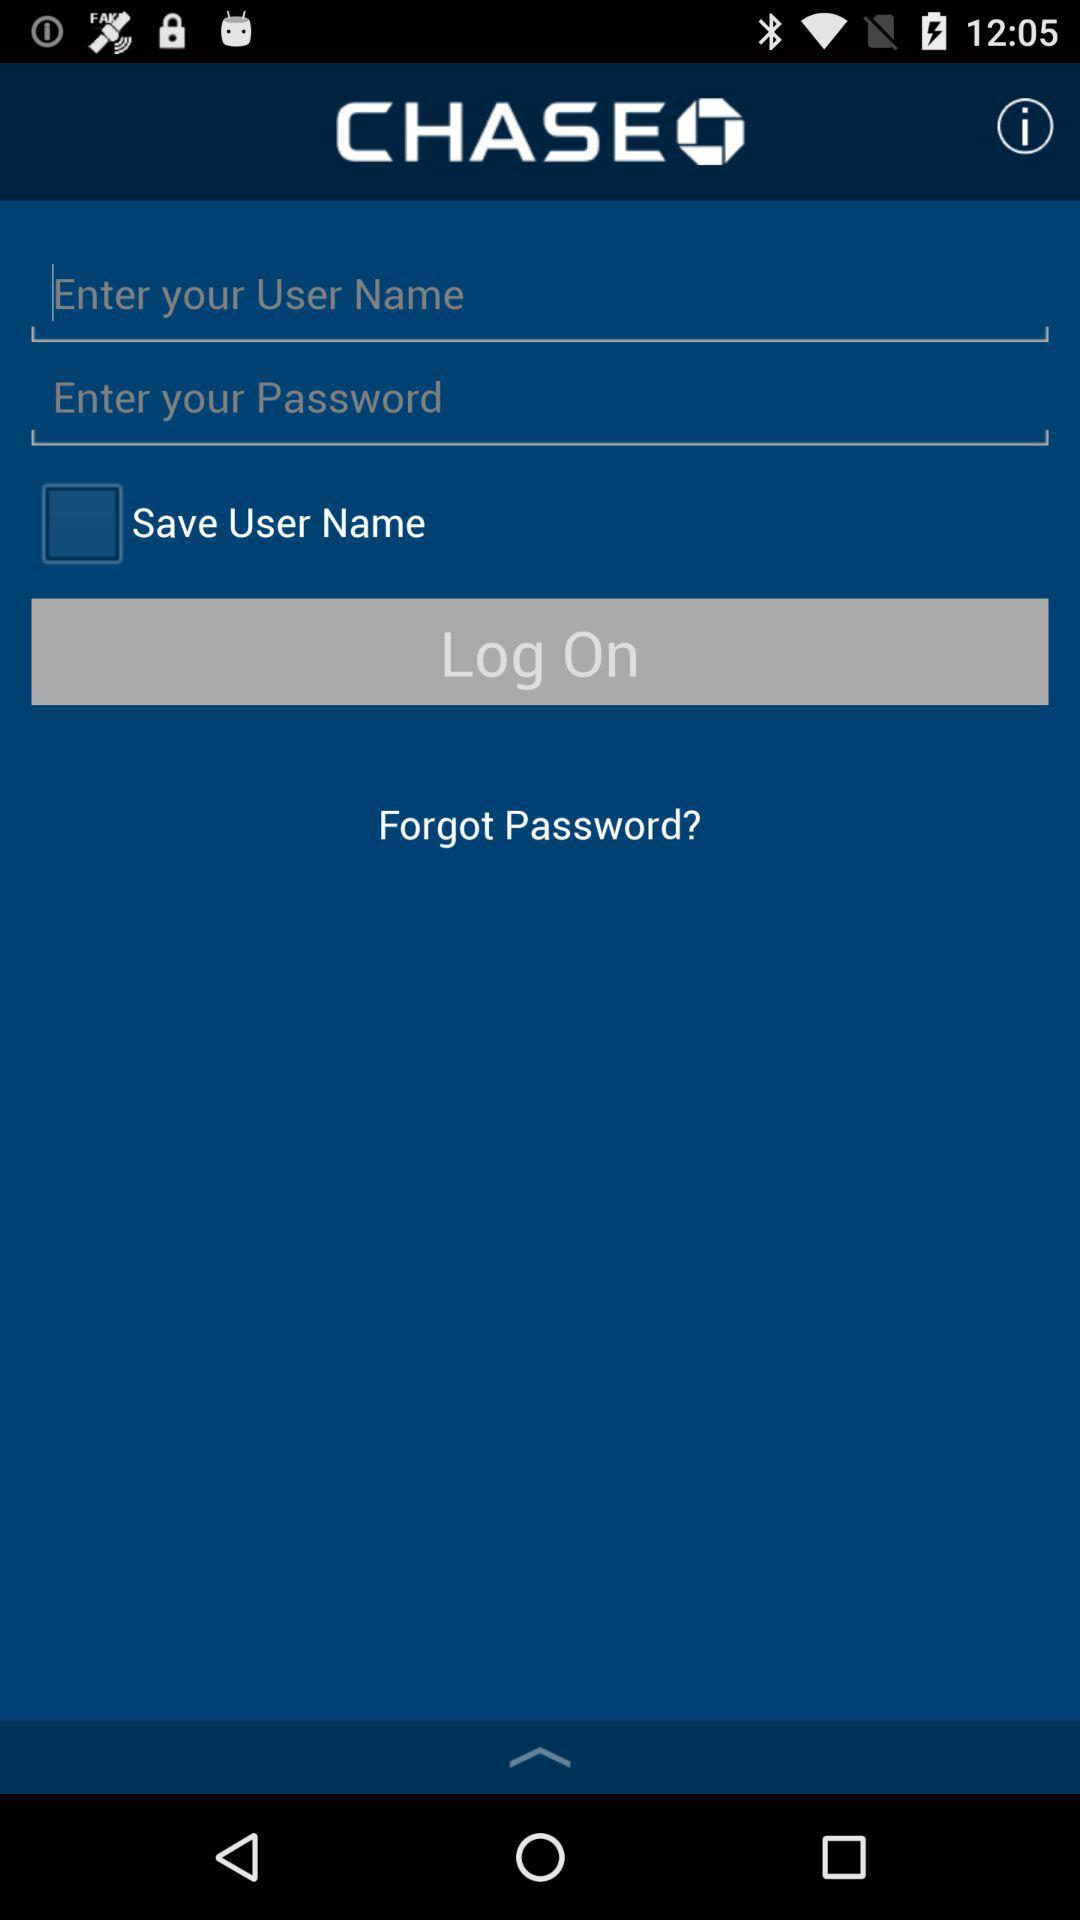  What do you see at coordinates (540, 291) in the screenshot?
I see `your user name` at bounding box center [540, 291].